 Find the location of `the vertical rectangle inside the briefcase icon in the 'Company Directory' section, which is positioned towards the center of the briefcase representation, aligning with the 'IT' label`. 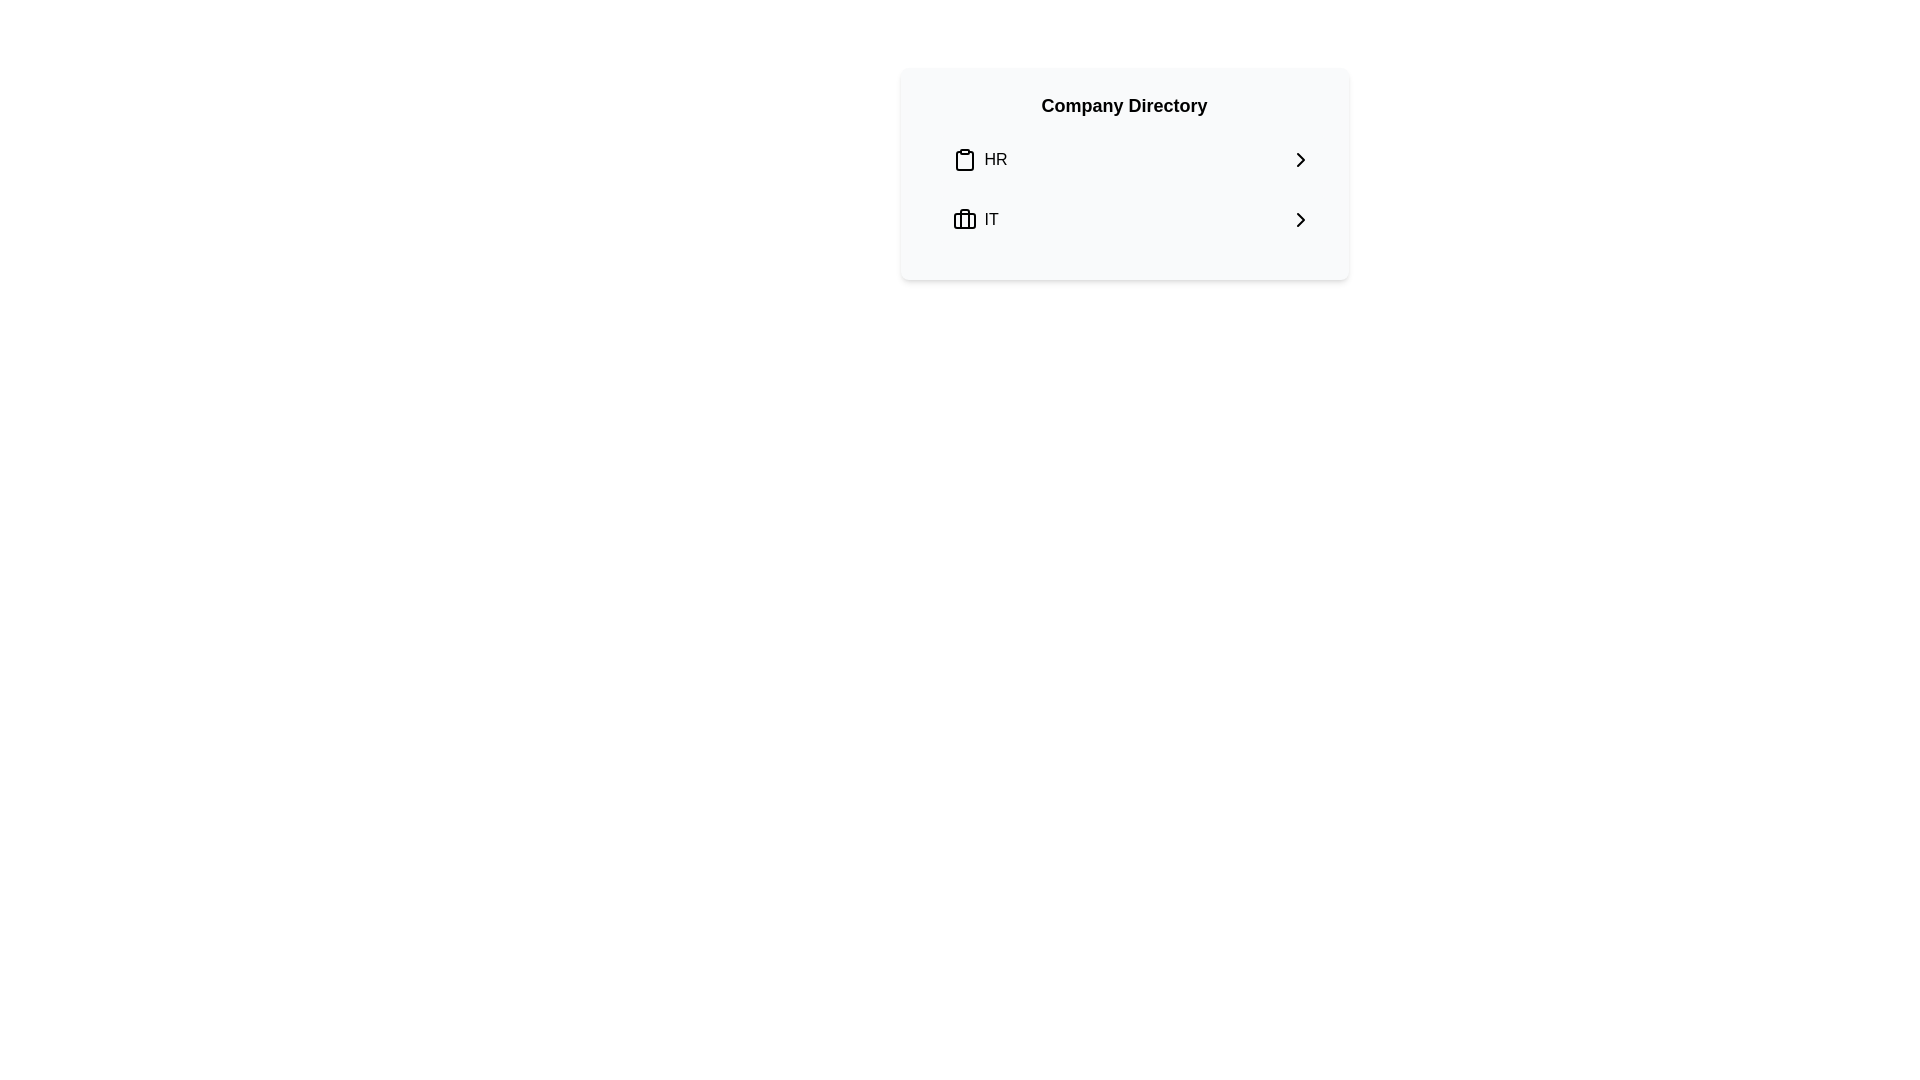

the vertical rectangle inside the briefcase icon in the 'Company Directory' section, which is positioned towards the center of the briefcase representation, aligning with the 'IT' label is located at coordinates (964, 219).